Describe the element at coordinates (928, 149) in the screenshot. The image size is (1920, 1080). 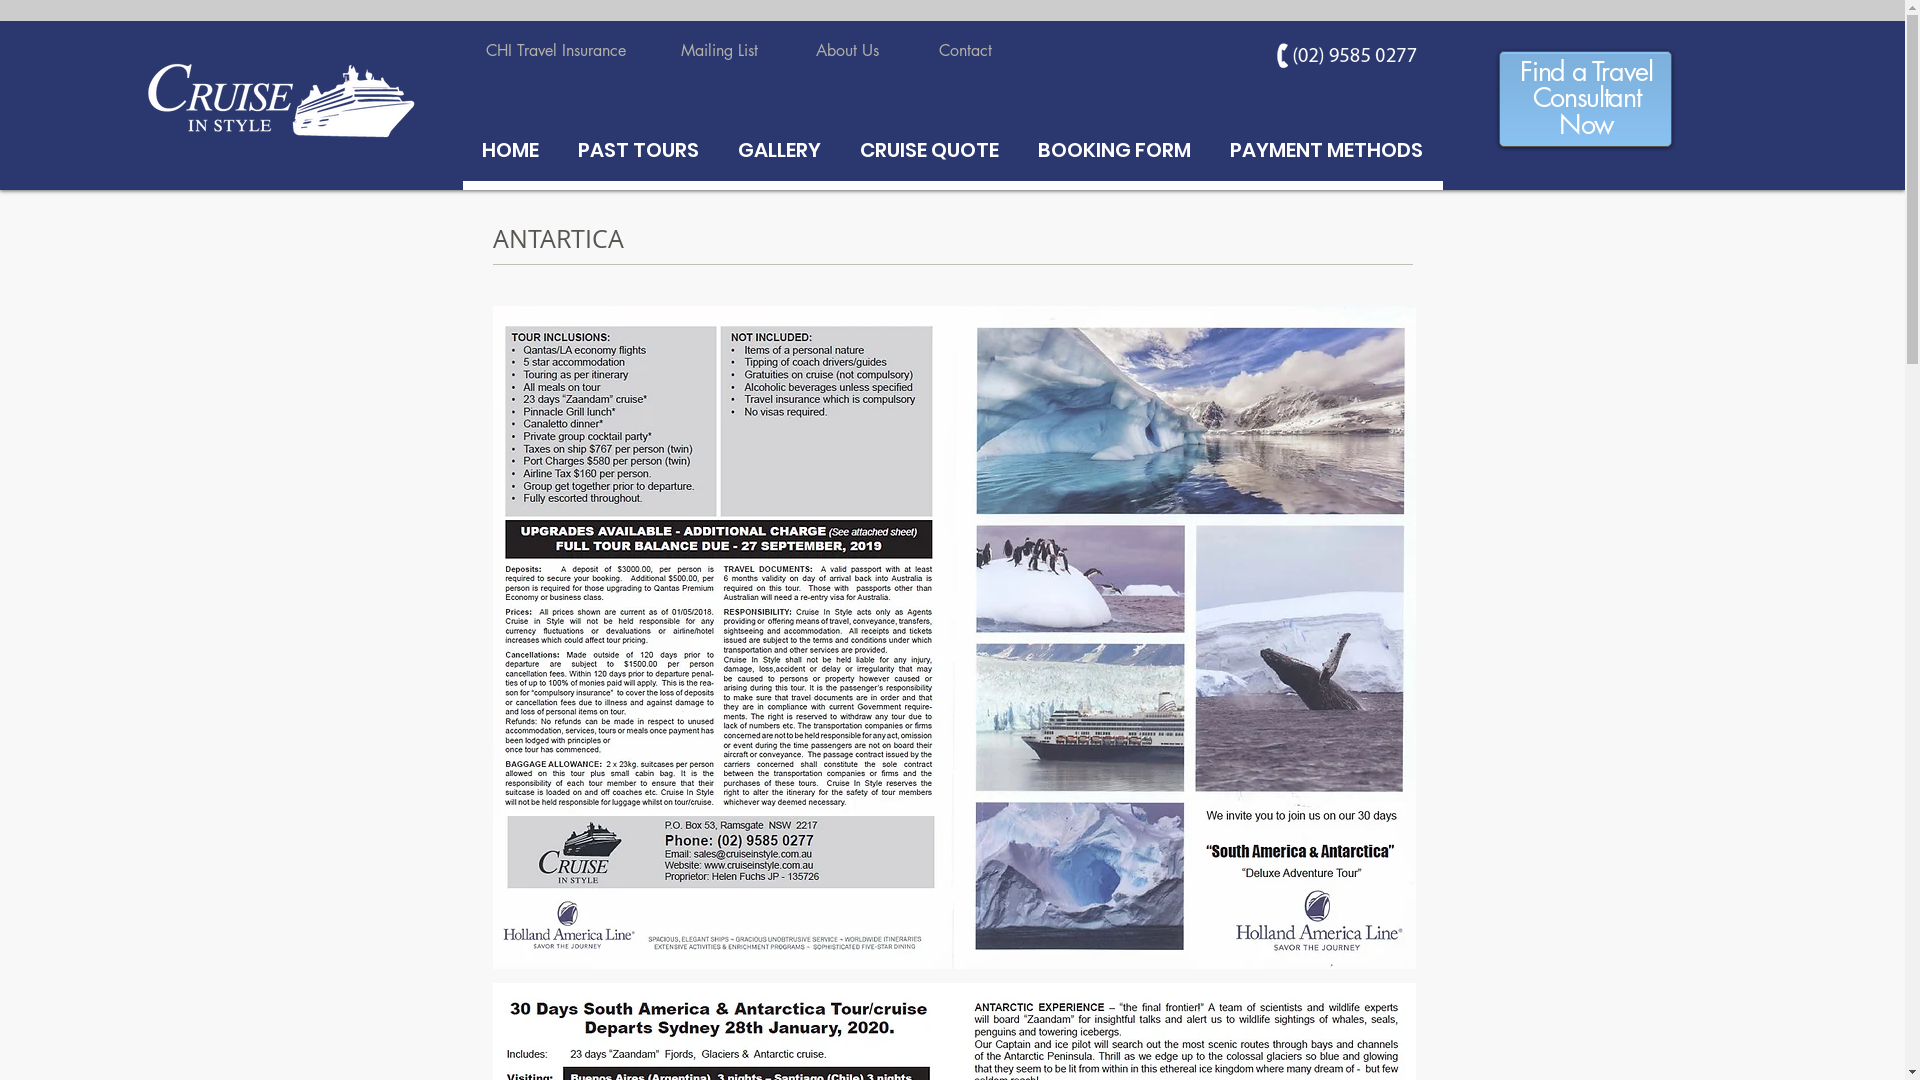
I see `'CRUISE QUOTE'` at that location.